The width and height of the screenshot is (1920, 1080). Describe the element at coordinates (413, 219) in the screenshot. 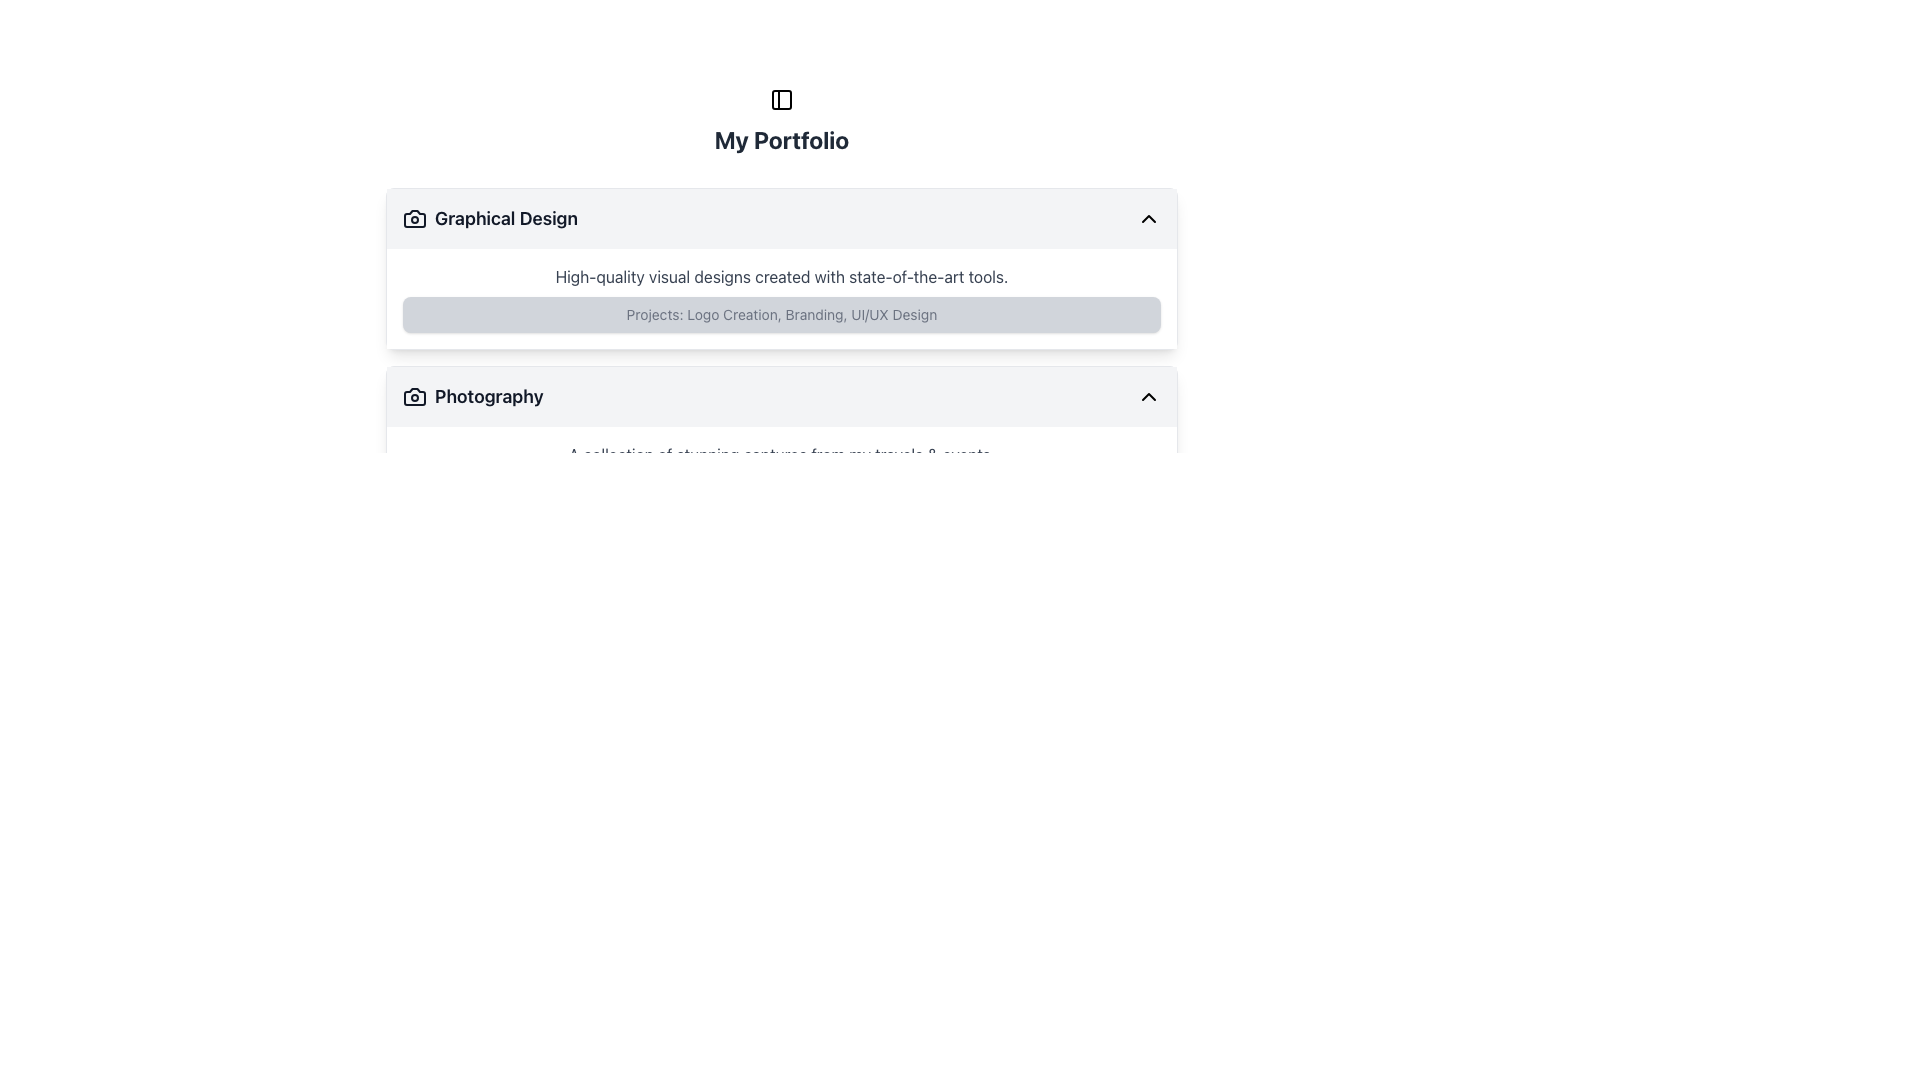

I see `the camera icon element located near the top left of the section header labeled 'Graphical Design'` at that location.